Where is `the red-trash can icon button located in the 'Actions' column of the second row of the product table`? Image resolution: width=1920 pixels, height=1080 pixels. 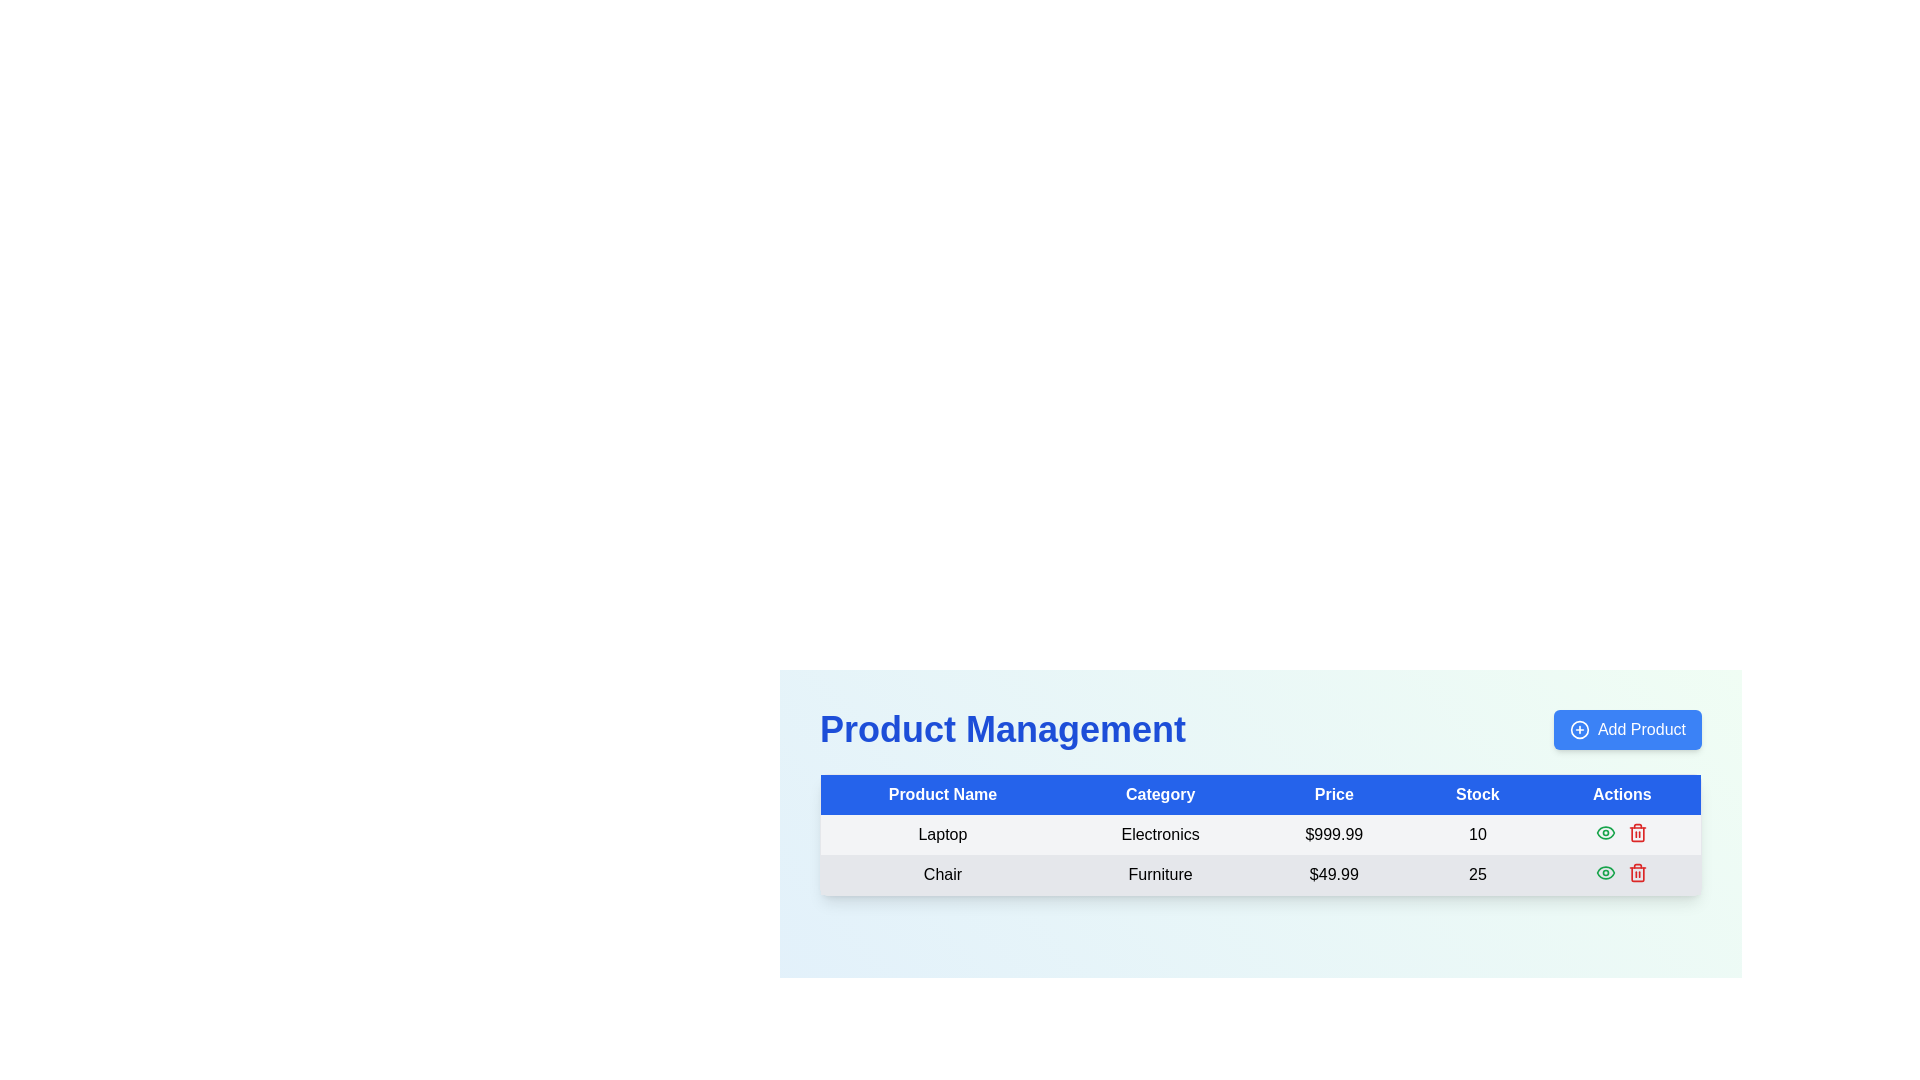
the red-trash can icon button located in the 'Actions' column of the second row of the product table is located at coordinates (1638, 871).